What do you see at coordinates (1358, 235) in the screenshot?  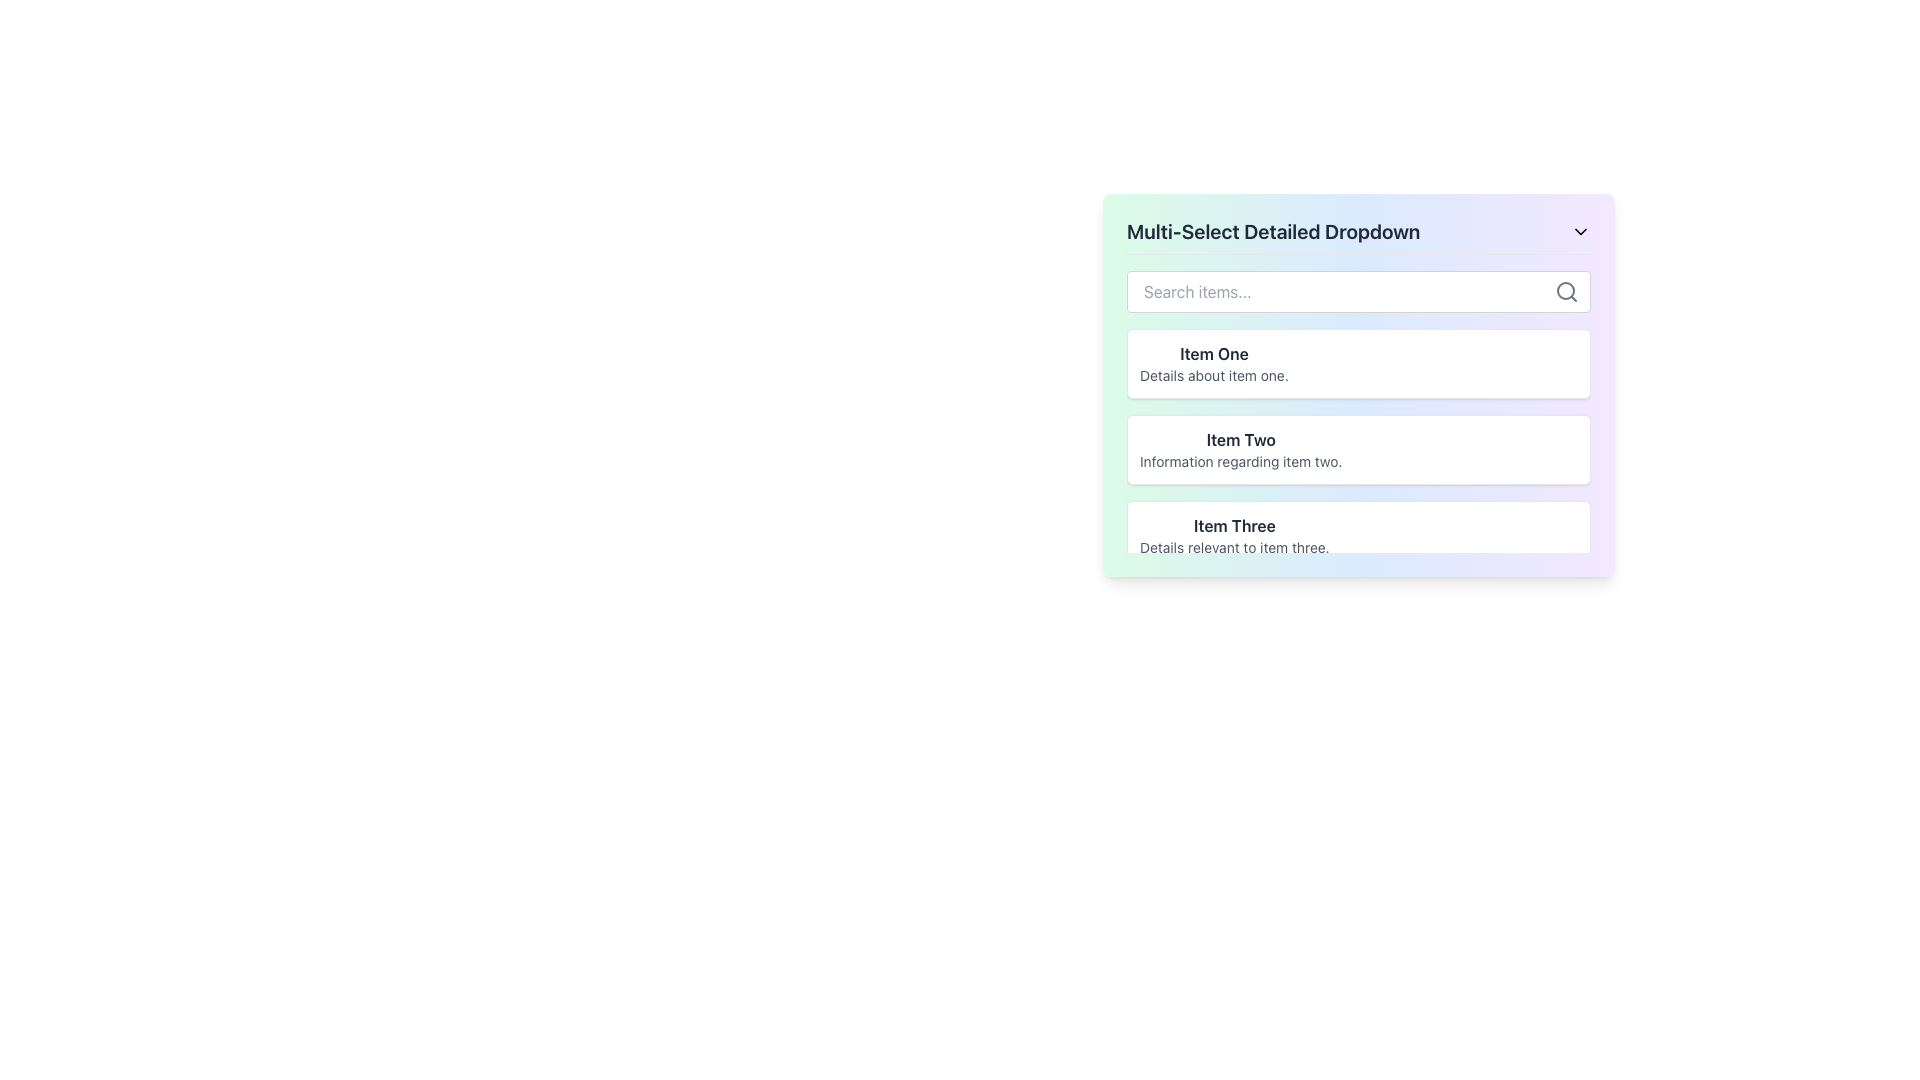 I see `the 'Multi-Select Detailed Dropdown' header` at bounding box center [1358, 235].